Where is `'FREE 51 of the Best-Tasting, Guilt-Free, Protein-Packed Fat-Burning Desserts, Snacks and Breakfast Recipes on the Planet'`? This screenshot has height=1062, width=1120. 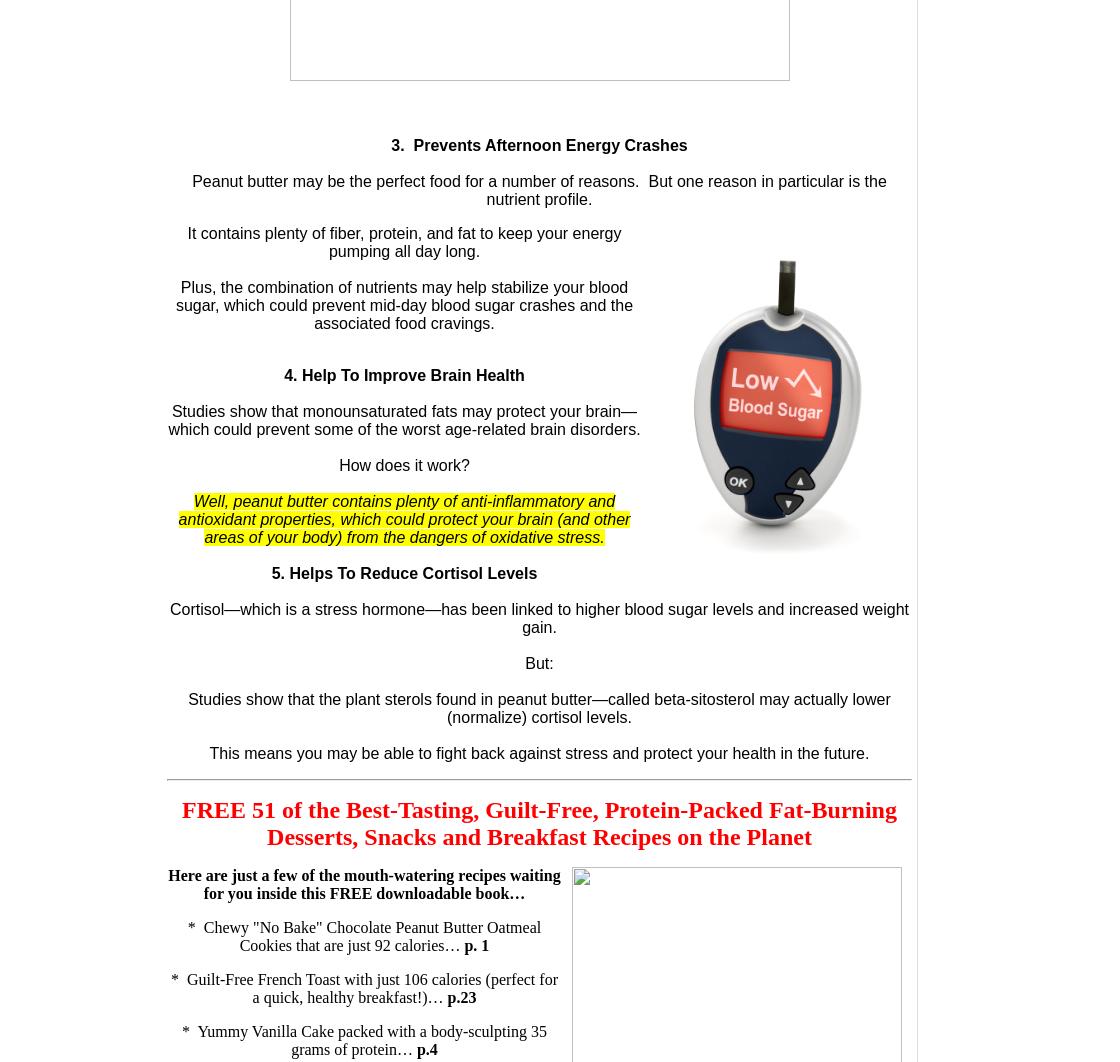
'FREE 51 of the Best-Tasting, Guilt-Free, Protein-Packed Fat-Burning Desserts, Snacks and Breakfast Recipes on the Planet' is located at coordinates (539, 822).